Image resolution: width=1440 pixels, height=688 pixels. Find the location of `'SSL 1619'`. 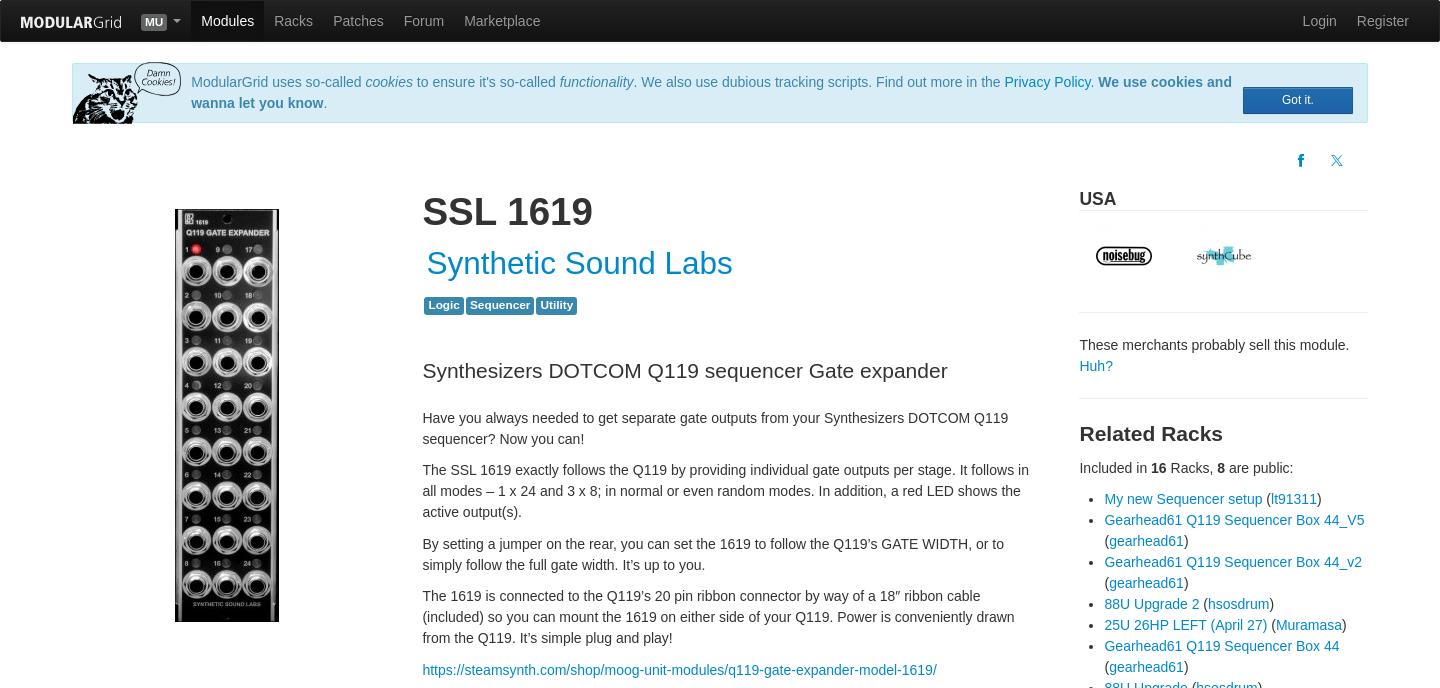

'SSL 1619' is located at coordinates (422, 209).